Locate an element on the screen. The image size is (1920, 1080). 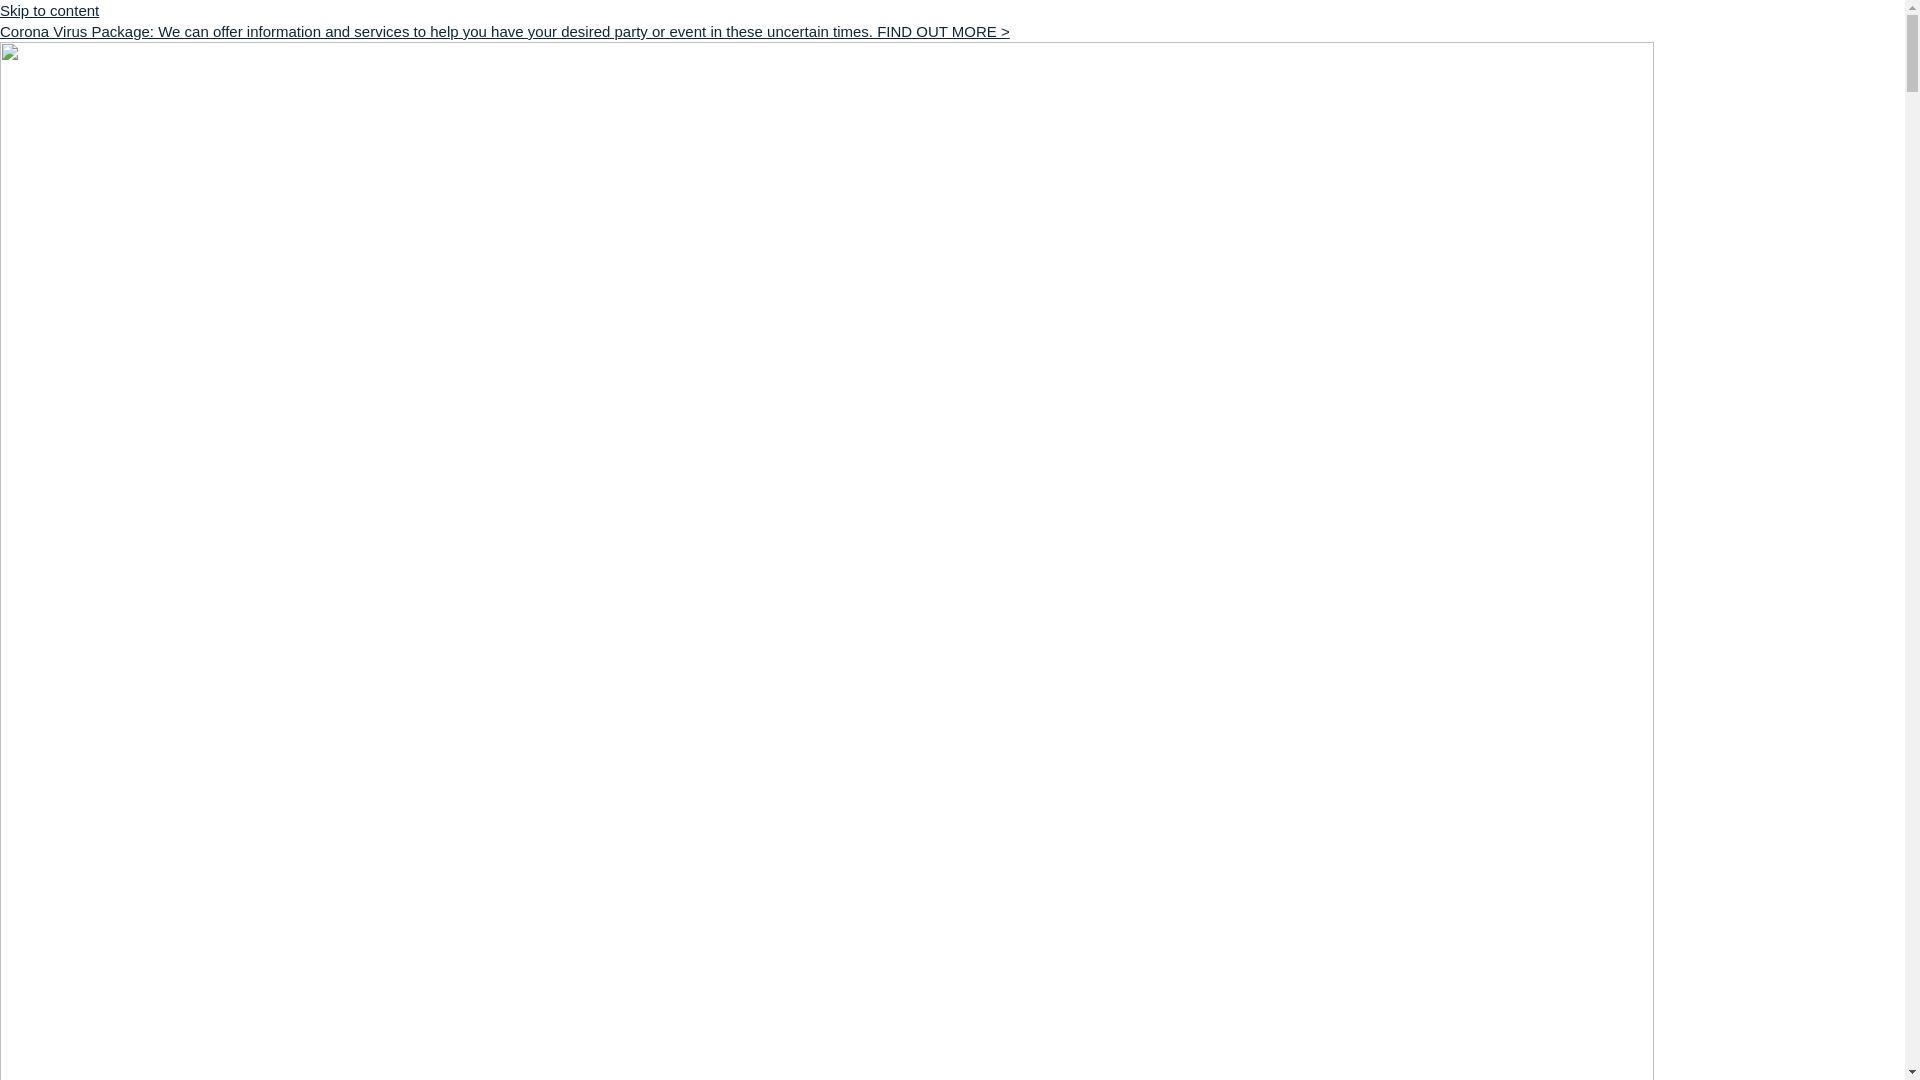
'Skip to content' is located at coordinates (0, 10).